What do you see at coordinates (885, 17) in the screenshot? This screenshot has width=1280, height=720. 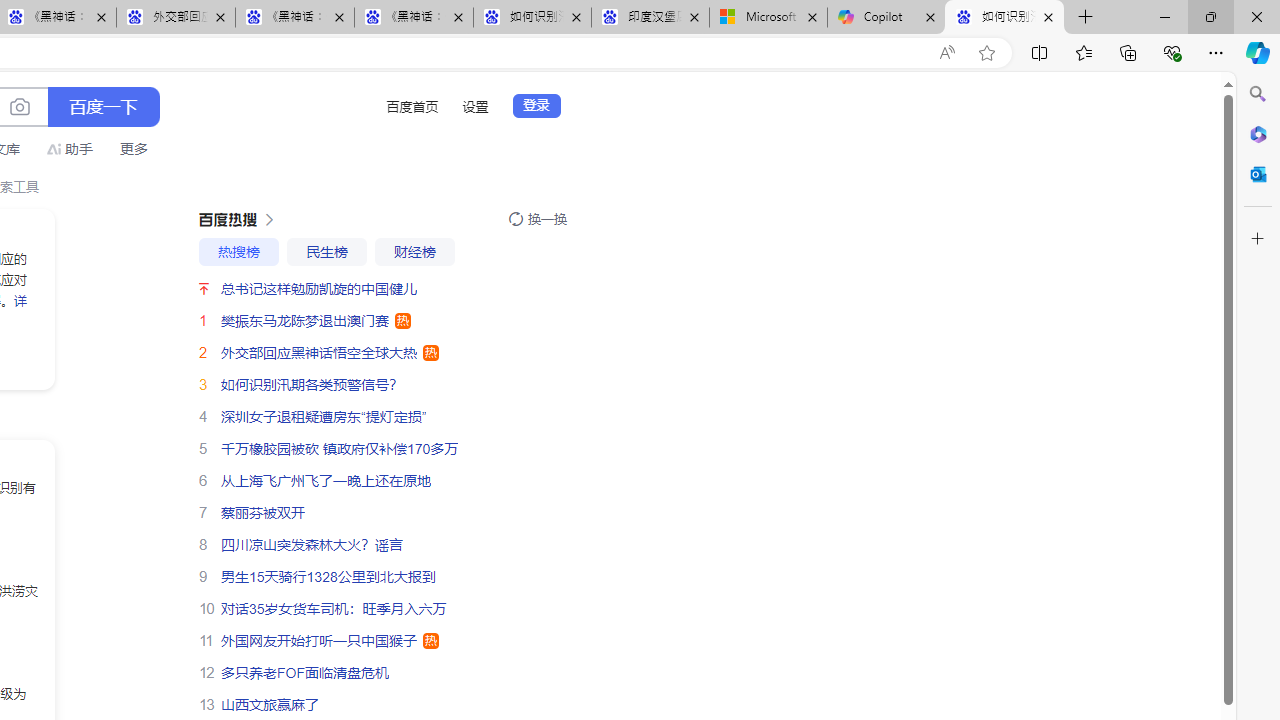 I see `'Copilot'` at bounding box center [885, 17].